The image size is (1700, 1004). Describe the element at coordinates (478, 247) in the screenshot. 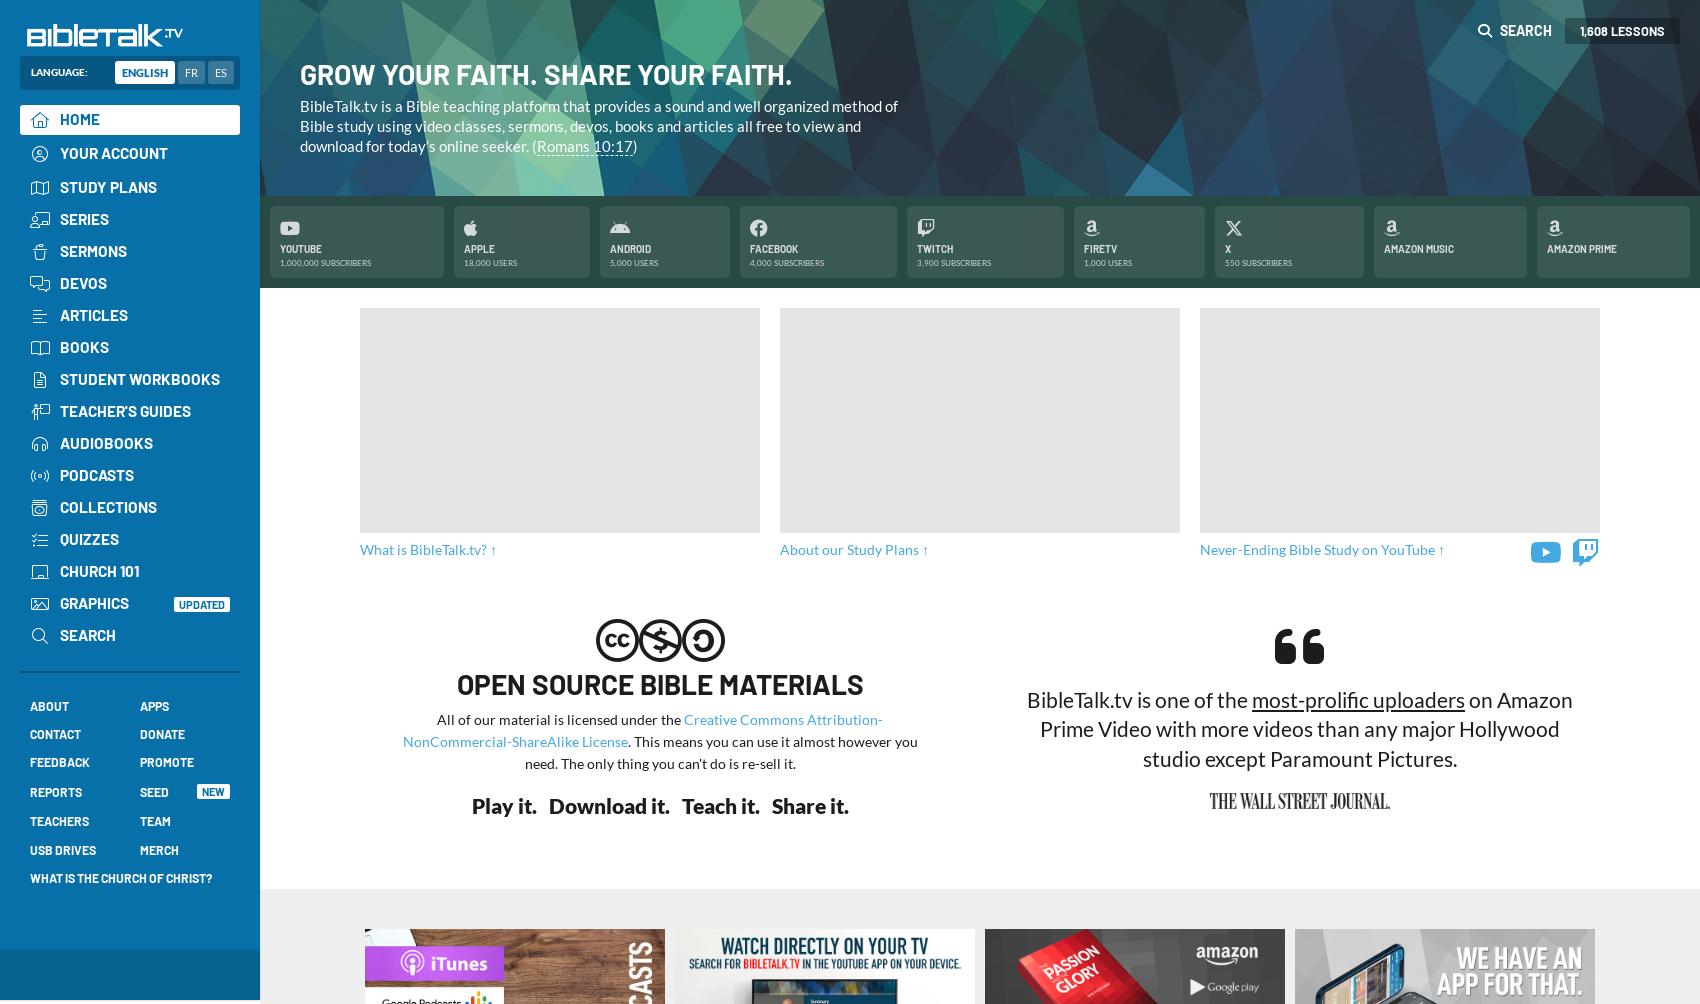

I see `'Apple'` at that location.